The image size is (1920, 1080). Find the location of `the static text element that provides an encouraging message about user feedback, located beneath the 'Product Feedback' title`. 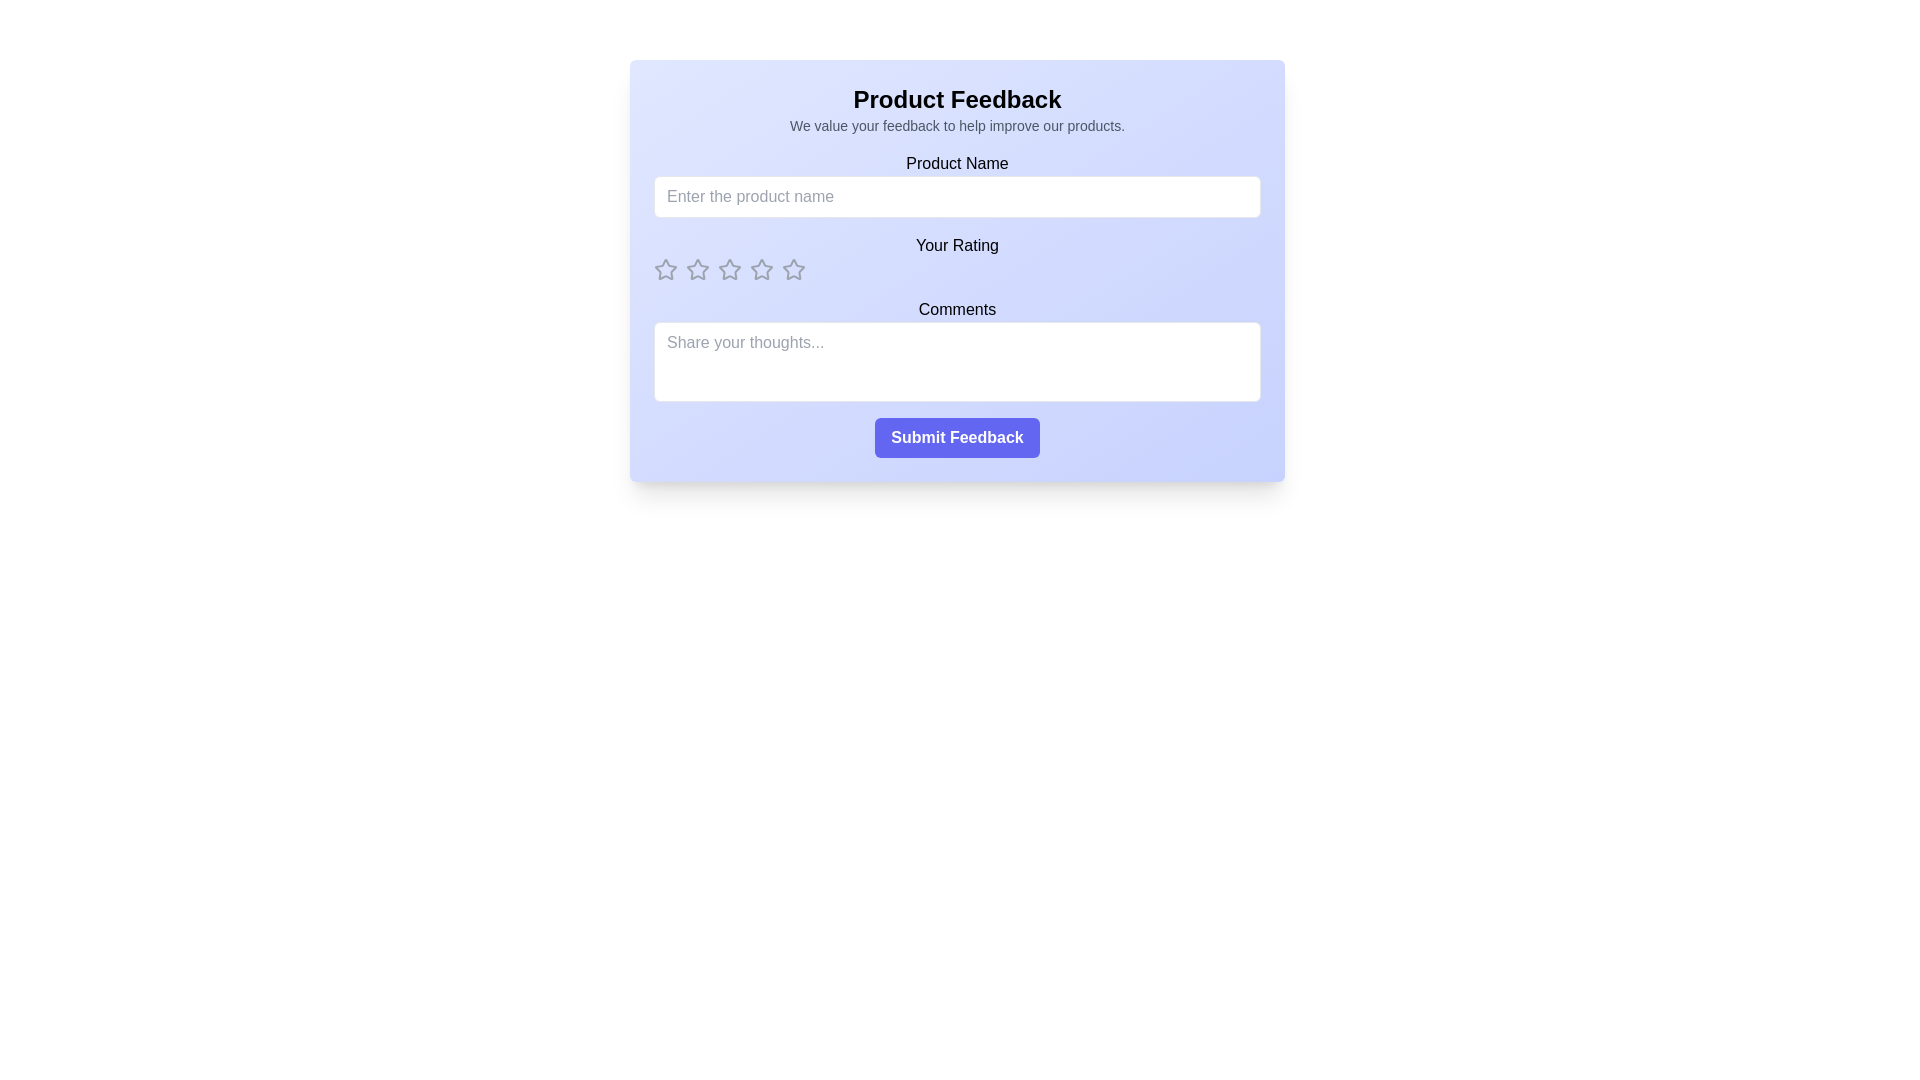

the static text element that provides an encouraging message about user feedback, located beneath the 'Product Feedback' title is located at coordinates (956, 126).